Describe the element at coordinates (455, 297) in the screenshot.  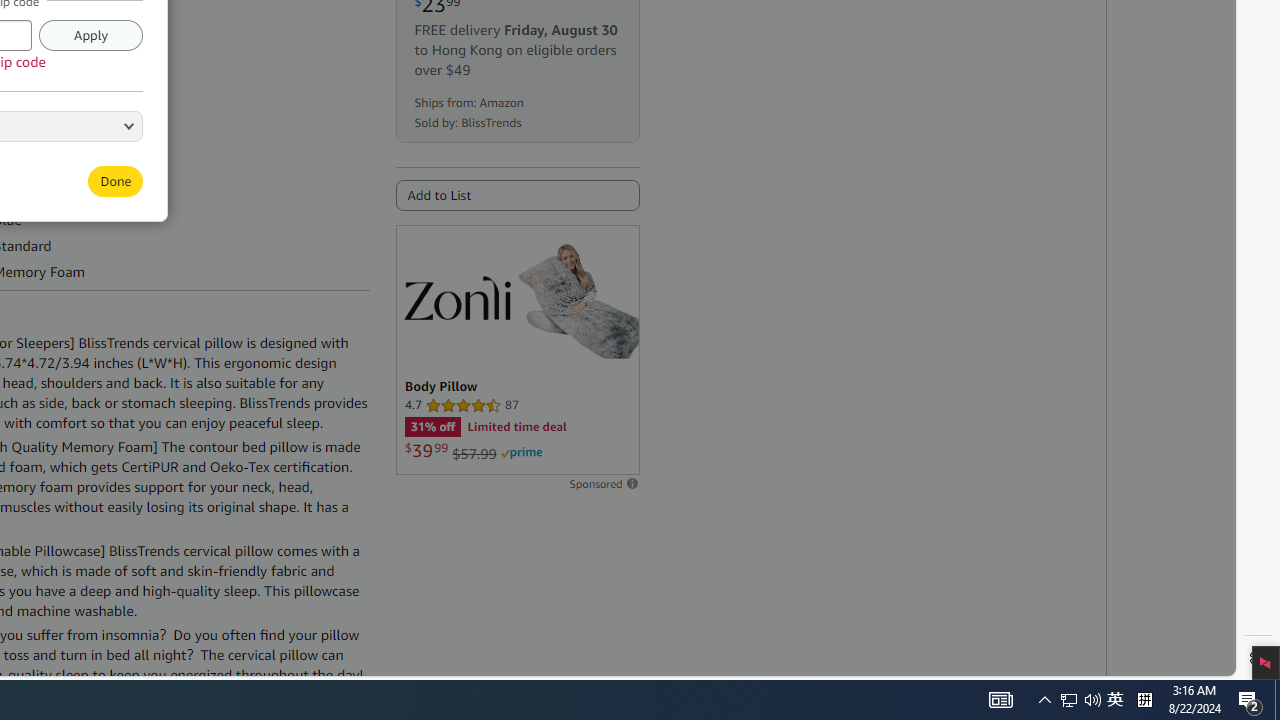
I see `'Logo'` at that location.